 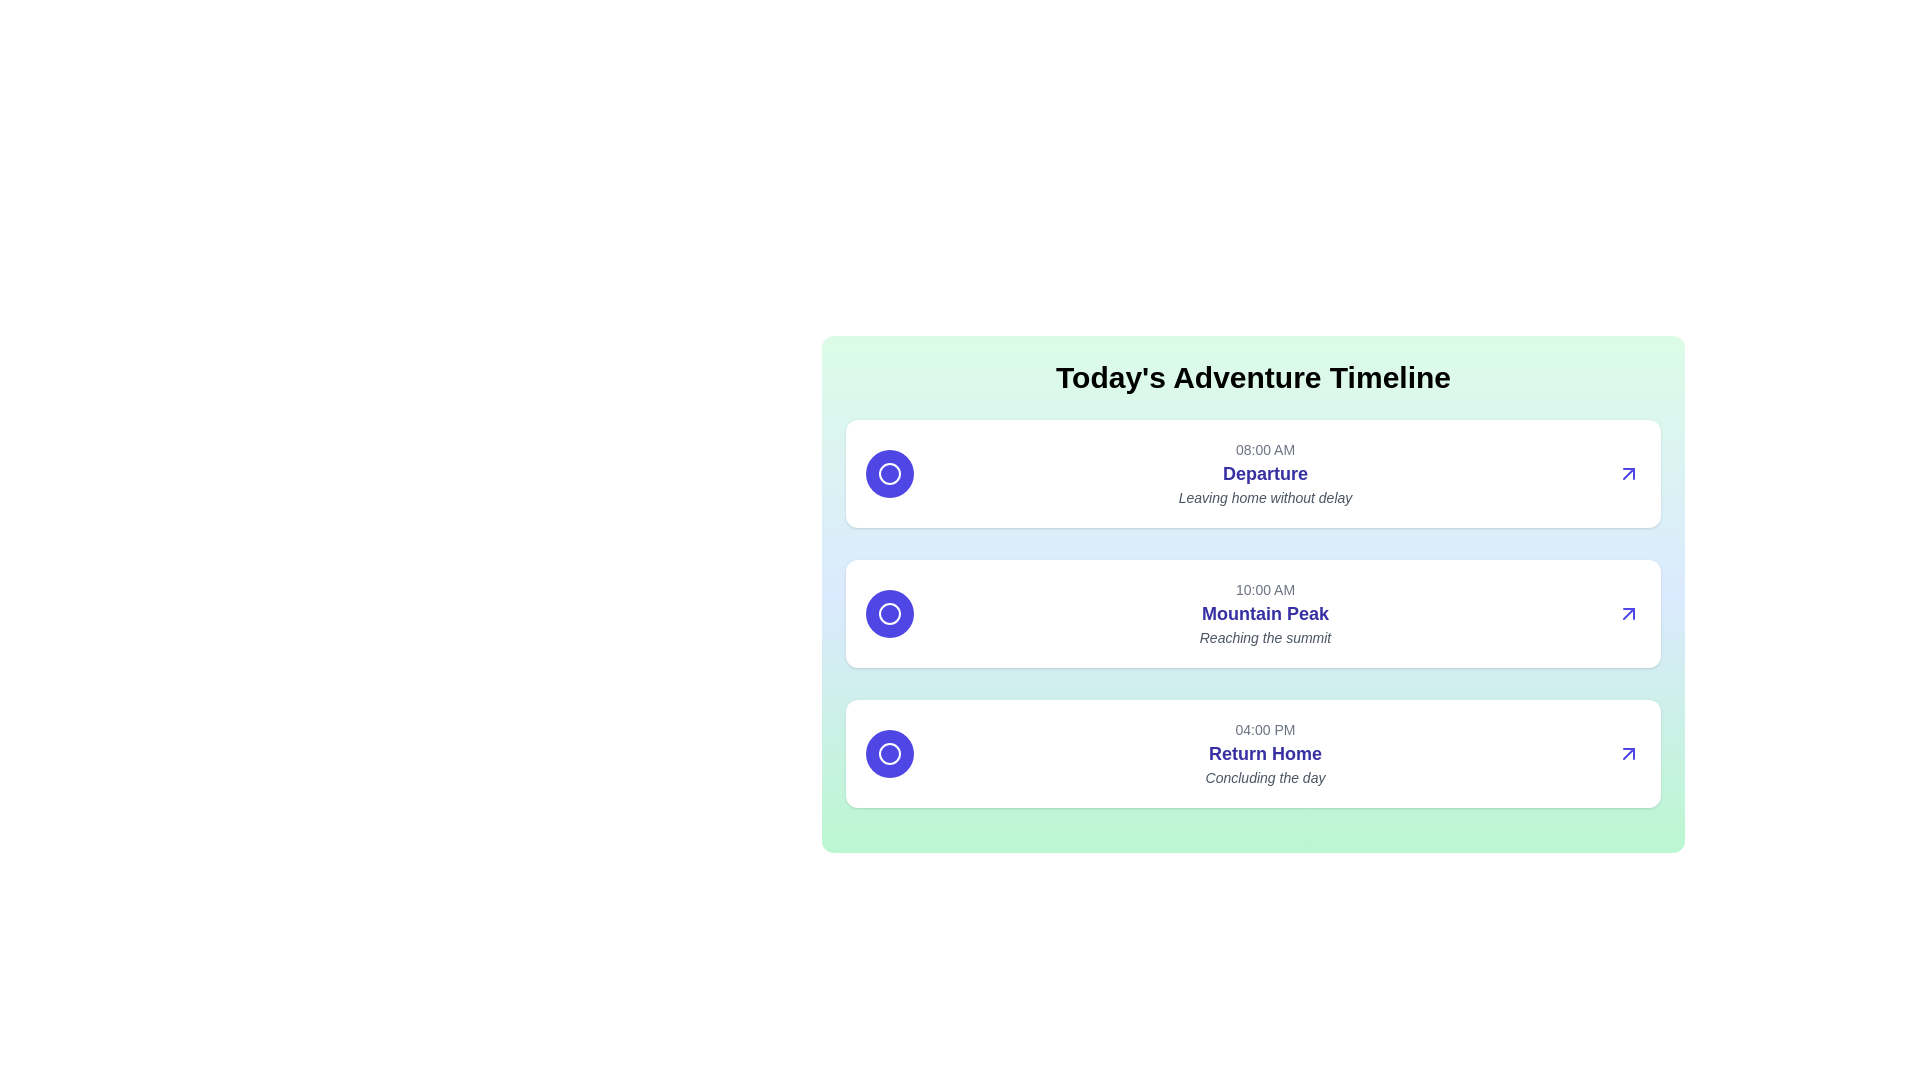 I want to click on the arrow icon indicating more details for the '10:00 AM Mountain Peak' timeline event, located on the far right side of the corresponding list item, so click(x=1628, y=612).